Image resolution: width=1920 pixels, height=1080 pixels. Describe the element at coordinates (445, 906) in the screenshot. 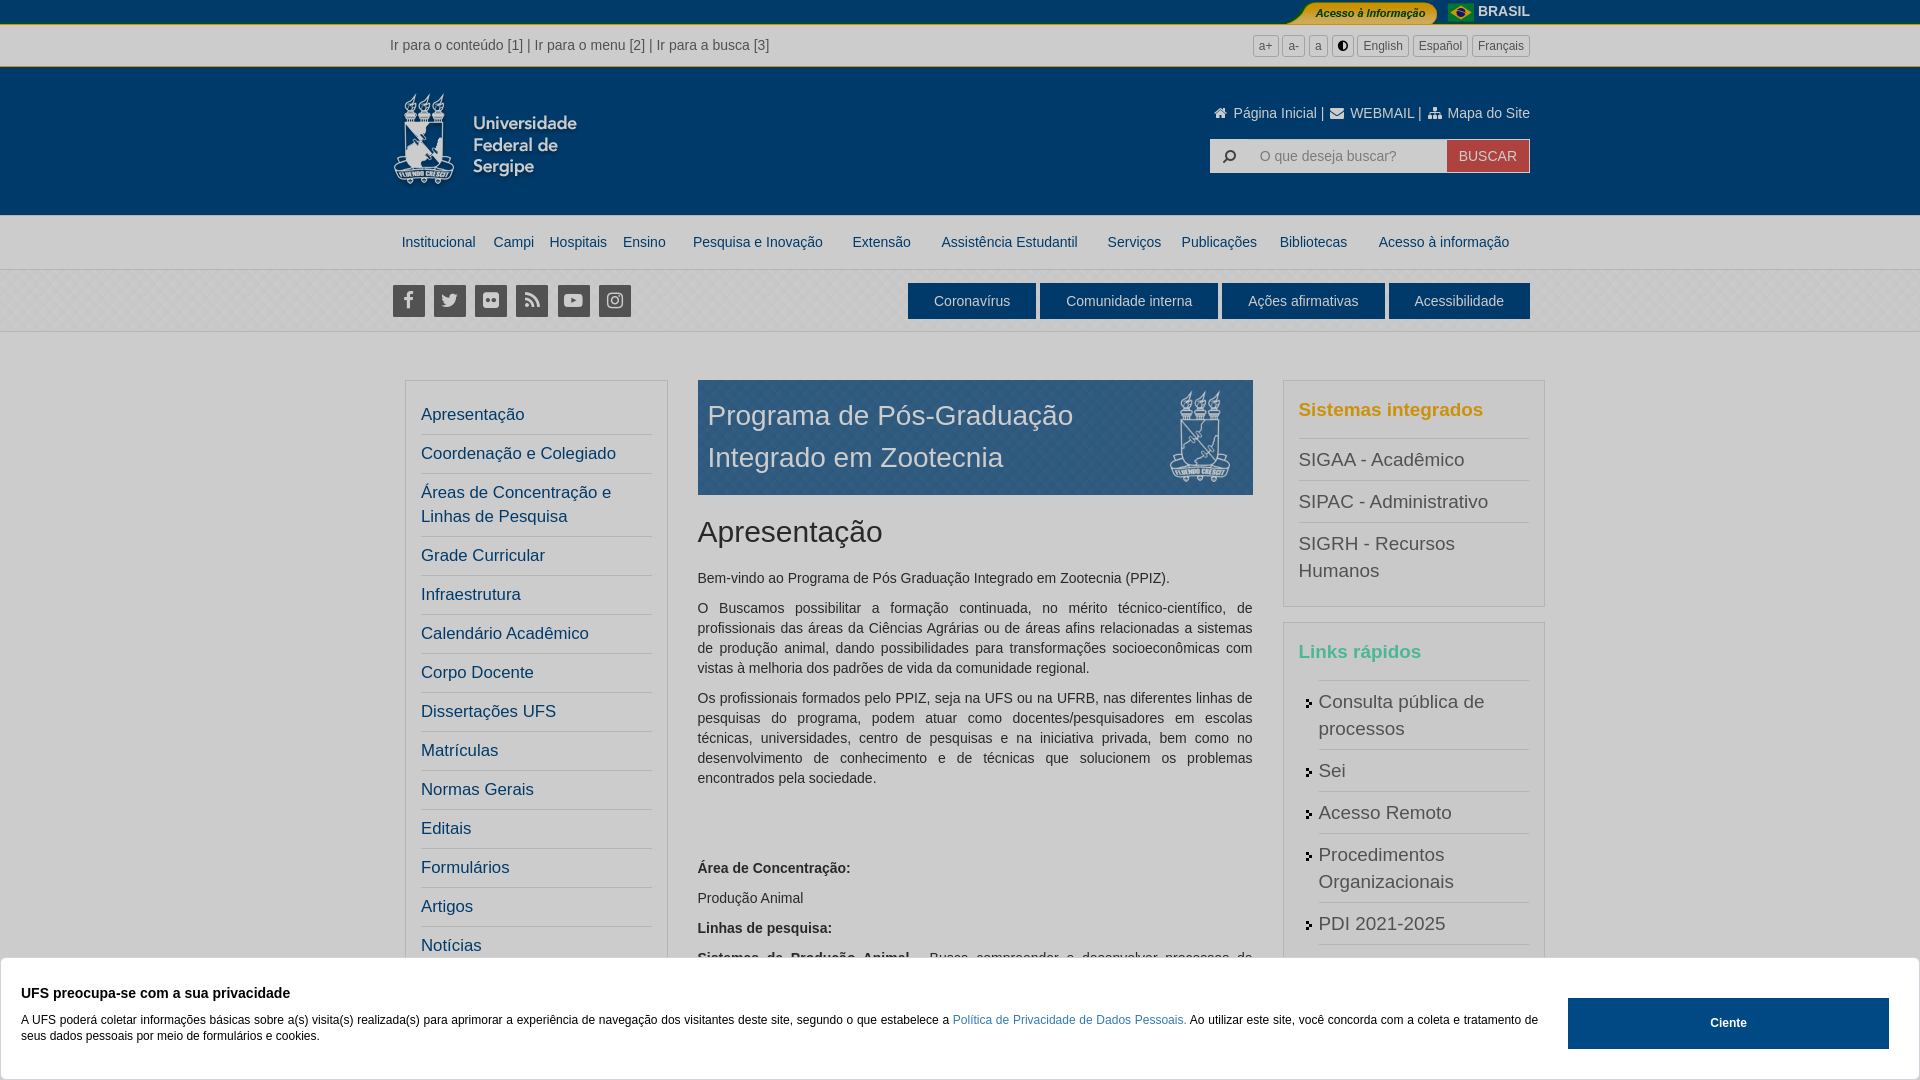

I see `'Artigos'` at that location.